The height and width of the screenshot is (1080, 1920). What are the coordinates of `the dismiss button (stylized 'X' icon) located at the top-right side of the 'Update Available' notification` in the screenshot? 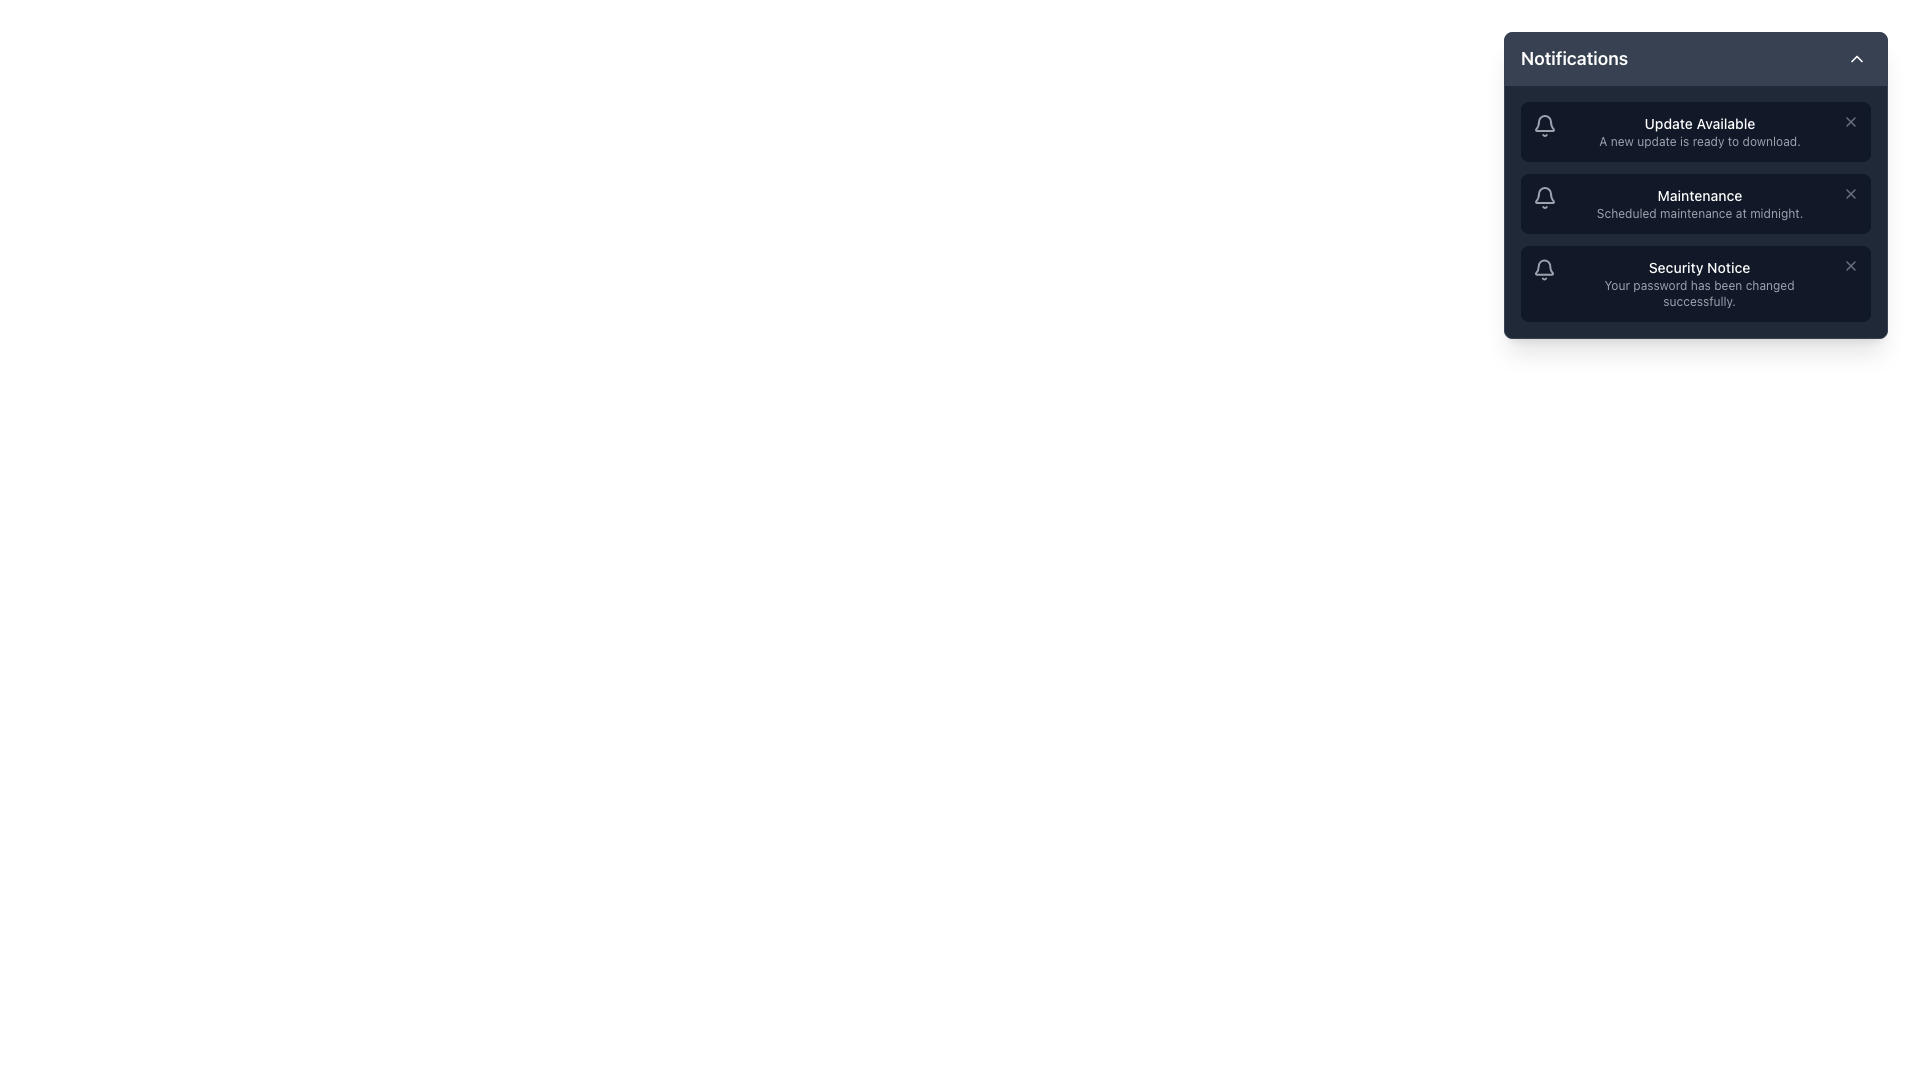 It's located at (1850, 122).